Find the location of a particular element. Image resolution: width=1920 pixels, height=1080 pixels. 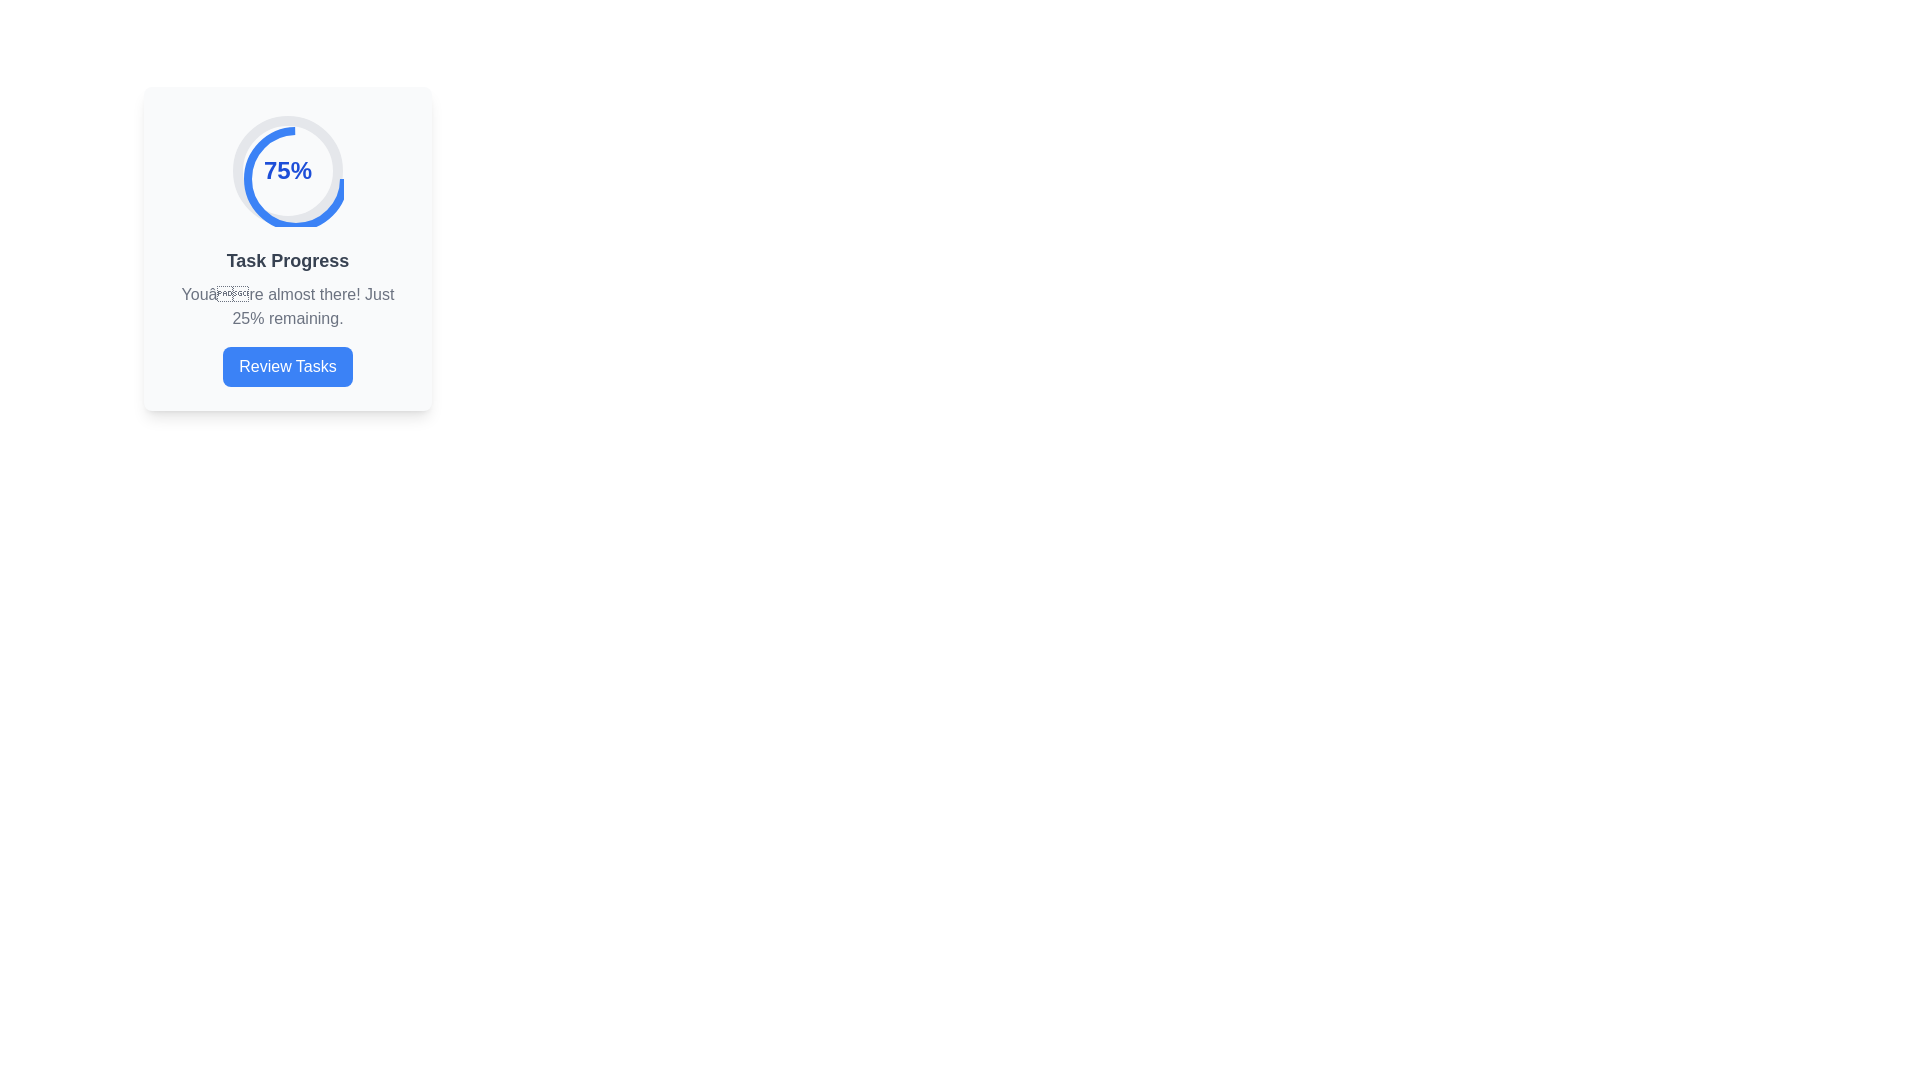

the text display showing '75%' which is styled in bold, large blue font and located at the center of a circular progress indicator is located at coordinates (287, 169).